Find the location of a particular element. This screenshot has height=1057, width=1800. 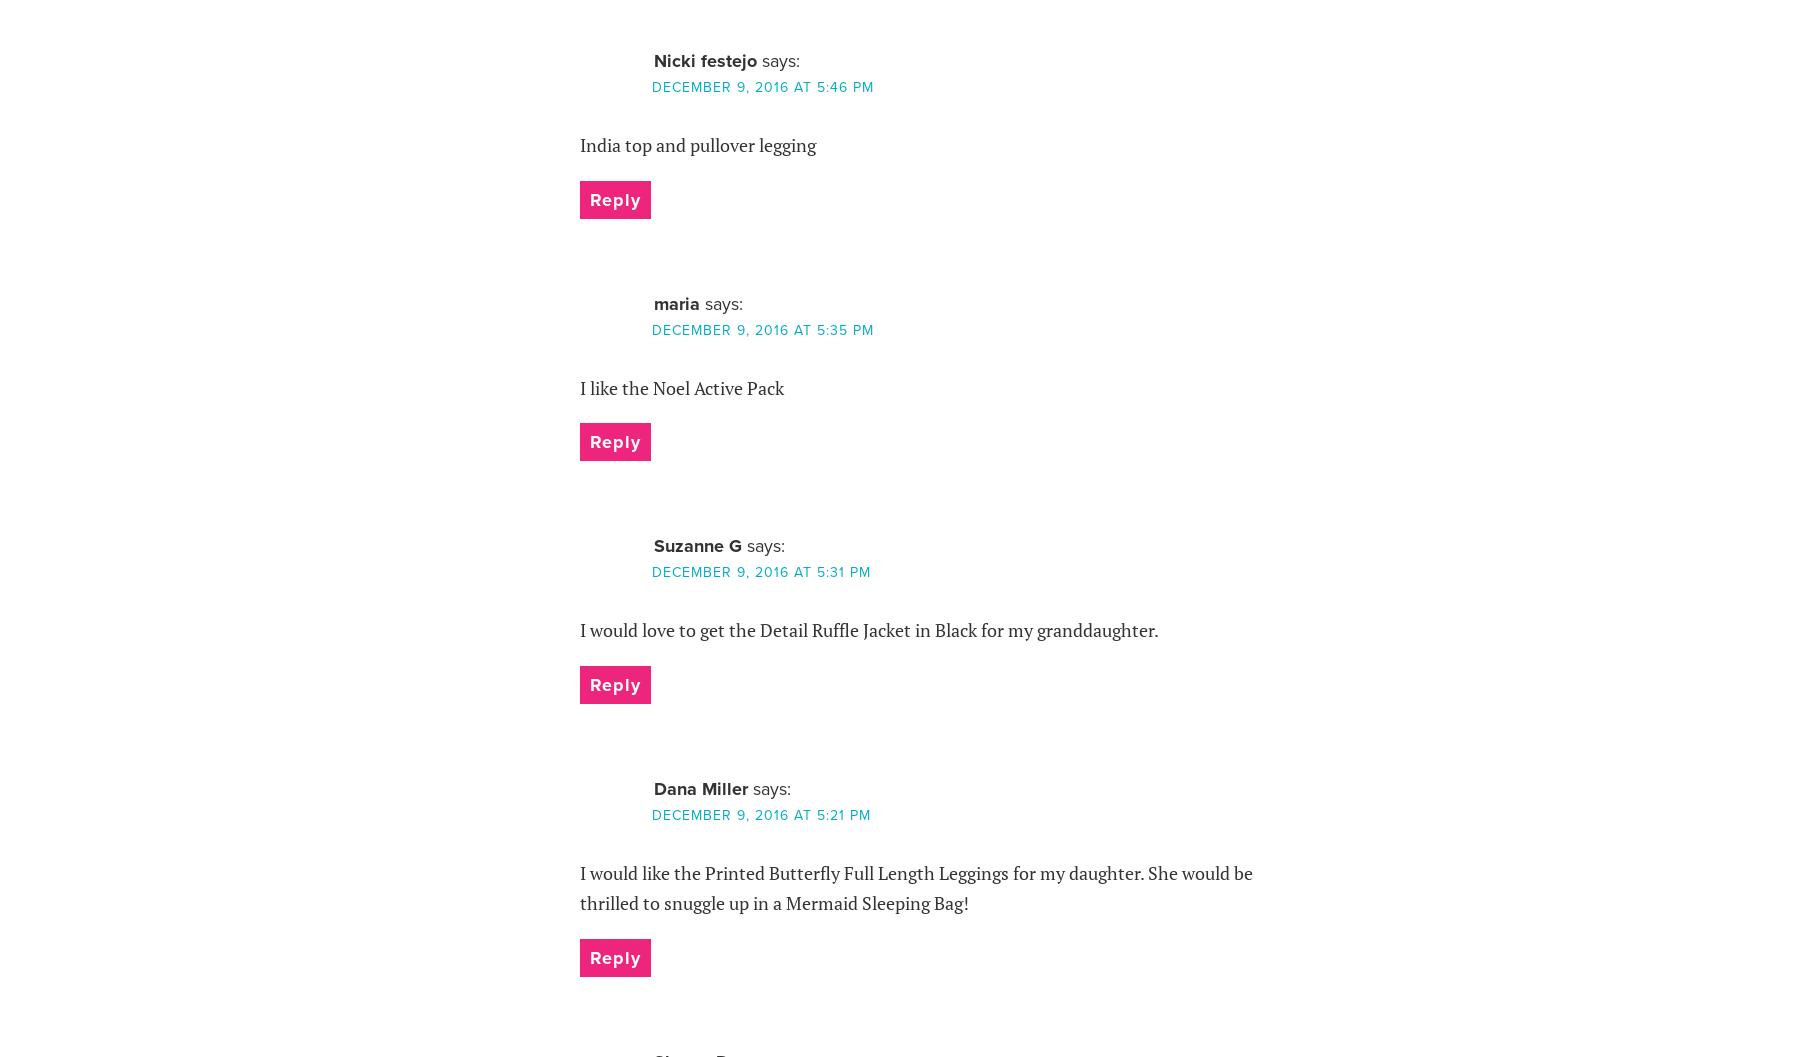

'Nicki festejo' is located at coordinates (703, 60).